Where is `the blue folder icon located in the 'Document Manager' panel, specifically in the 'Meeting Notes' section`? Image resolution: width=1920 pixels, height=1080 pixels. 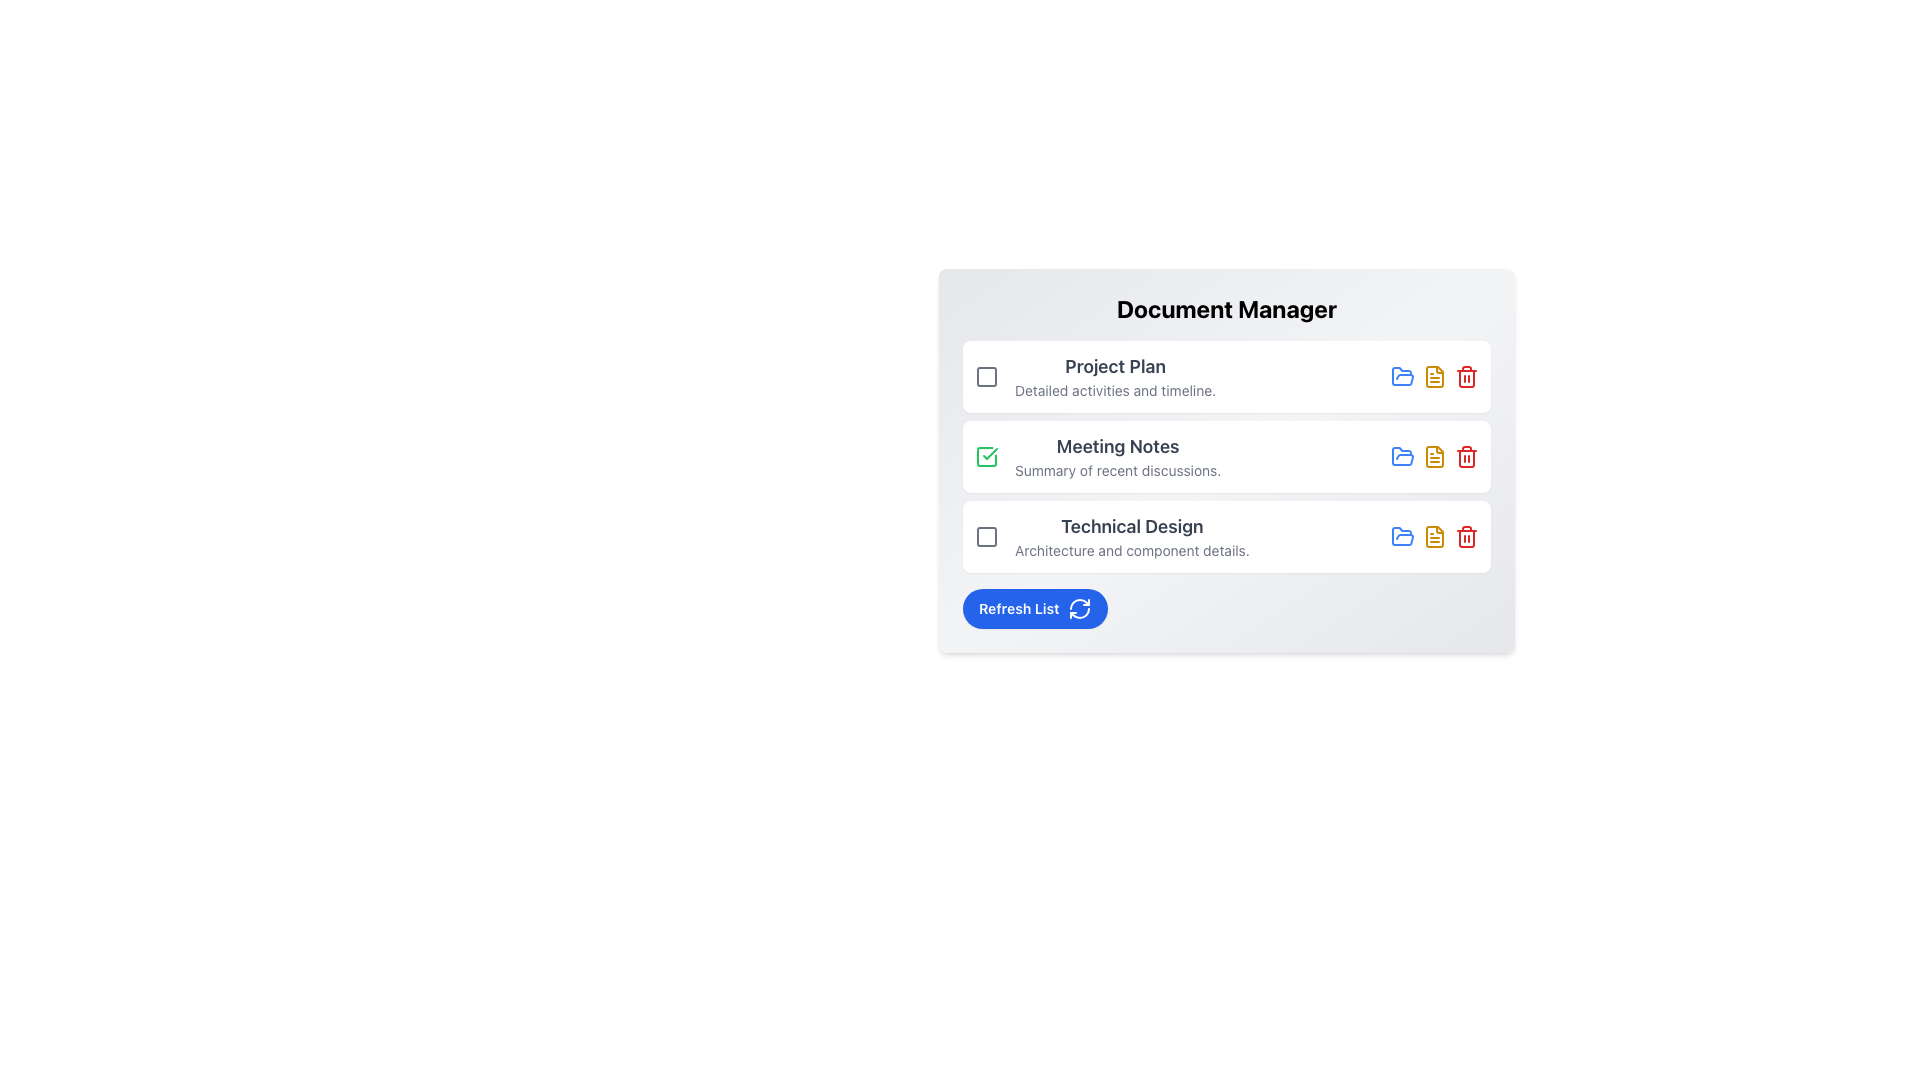
the blue folder icon located in the 'Document Manager' panel, specifically in the 'Meeting Notes' section is located at coordinates (1401, 376).